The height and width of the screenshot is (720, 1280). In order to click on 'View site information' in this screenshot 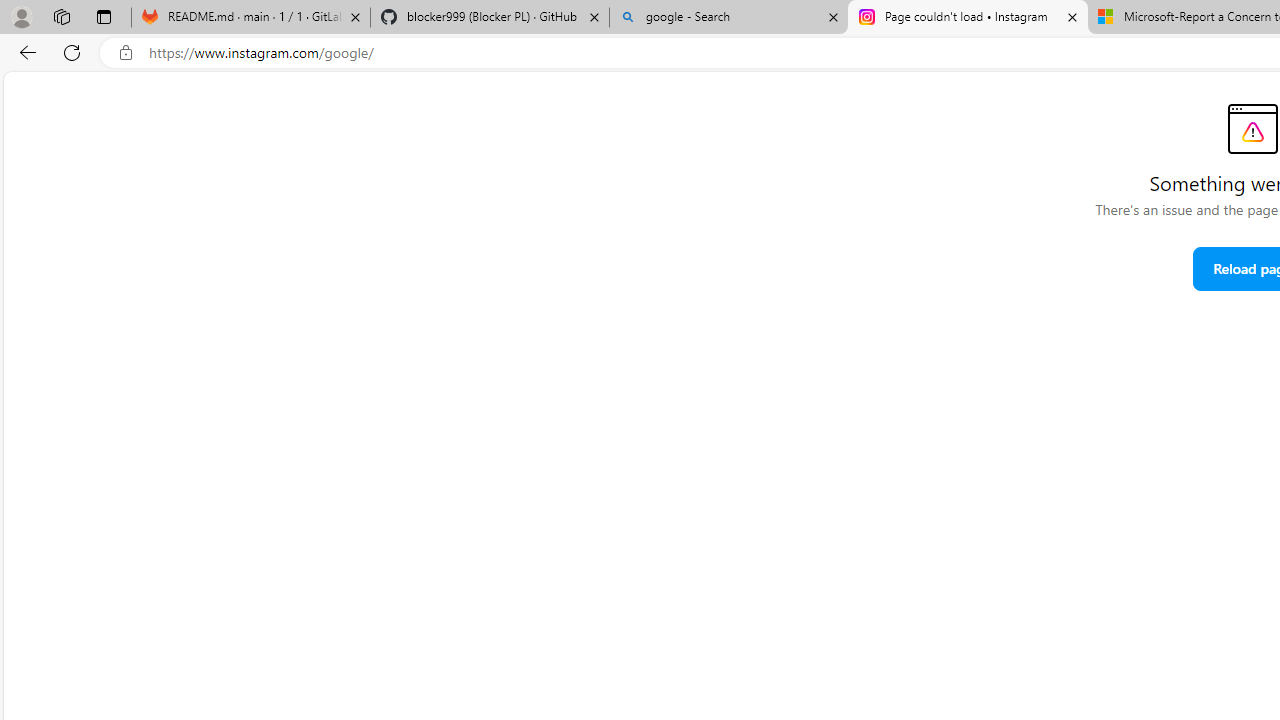, I will do `click(125, 52)`.